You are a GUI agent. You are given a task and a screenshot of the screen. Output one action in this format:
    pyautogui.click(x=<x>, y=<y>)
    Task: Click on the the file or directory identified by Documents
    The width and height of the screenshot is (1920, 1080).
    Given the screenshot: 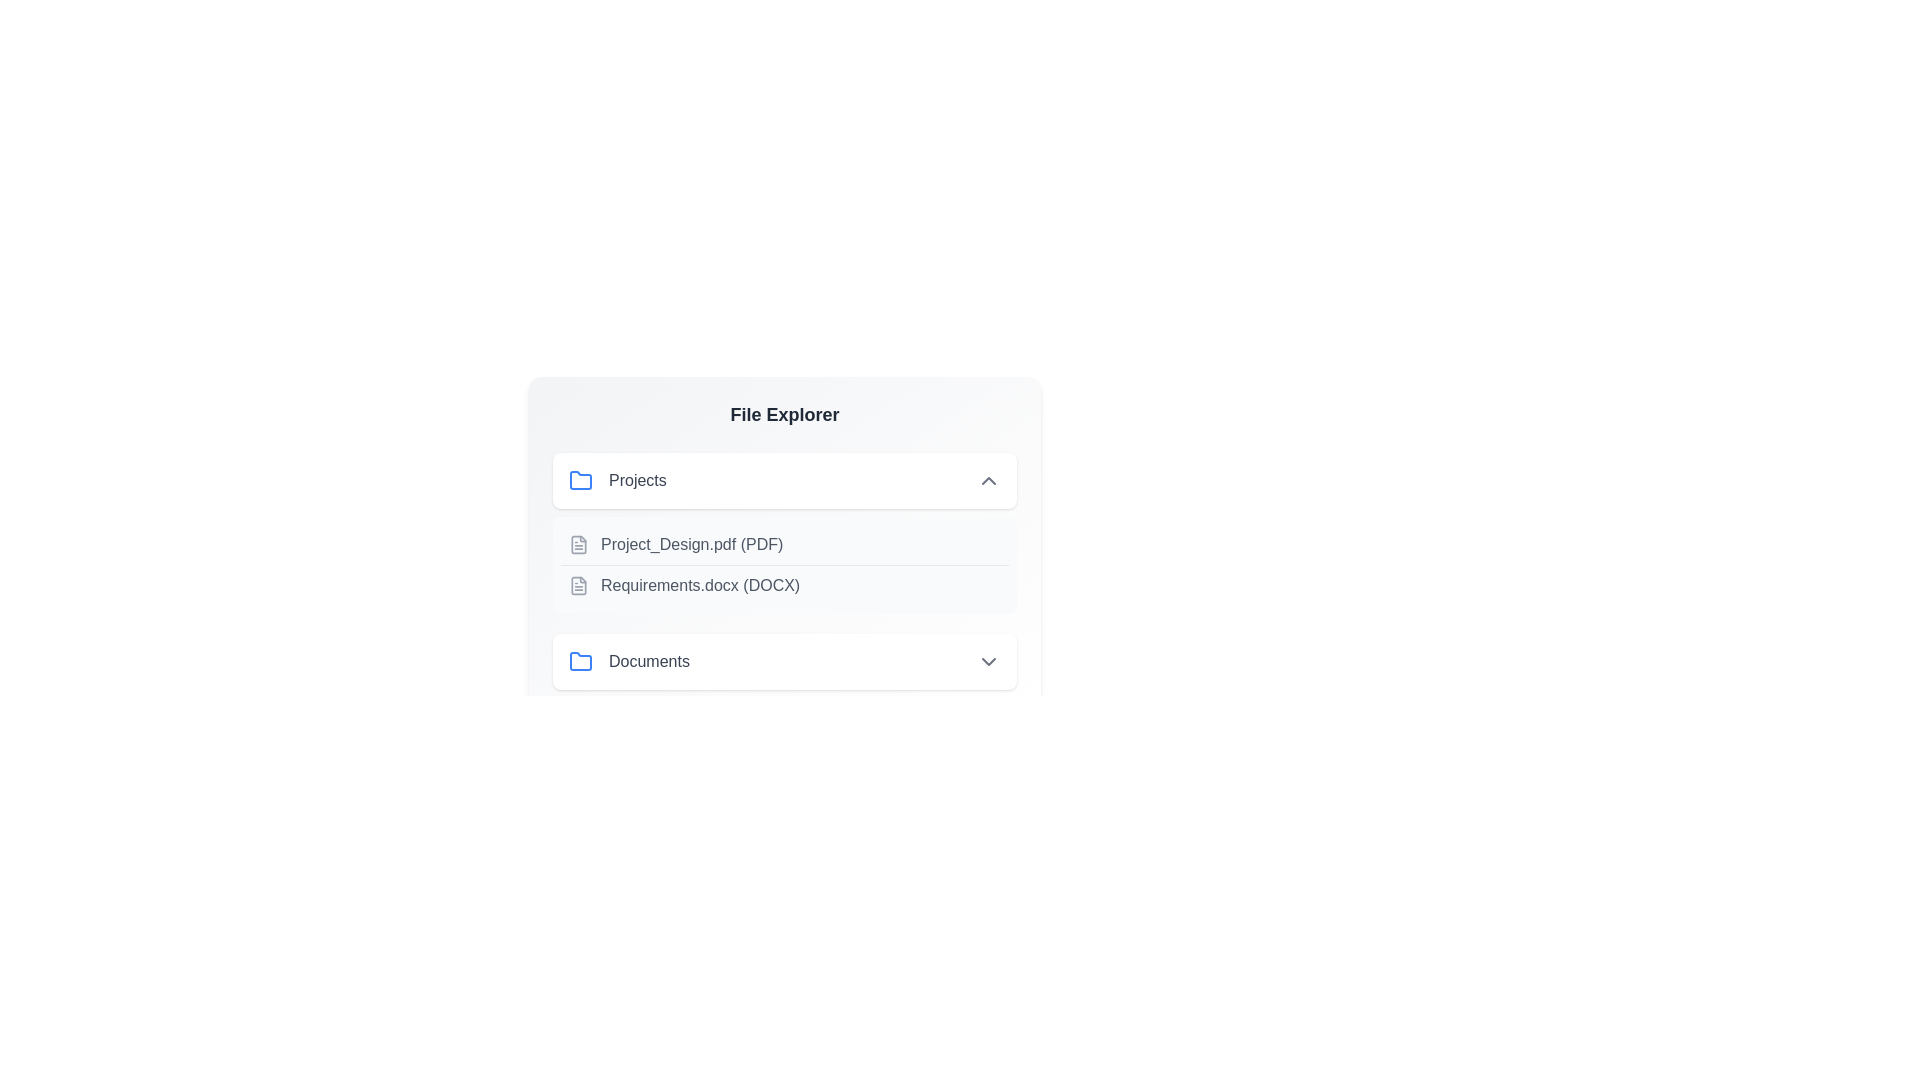 What is the action you would take?
    pyautogui.click(x=784, y=662)
    